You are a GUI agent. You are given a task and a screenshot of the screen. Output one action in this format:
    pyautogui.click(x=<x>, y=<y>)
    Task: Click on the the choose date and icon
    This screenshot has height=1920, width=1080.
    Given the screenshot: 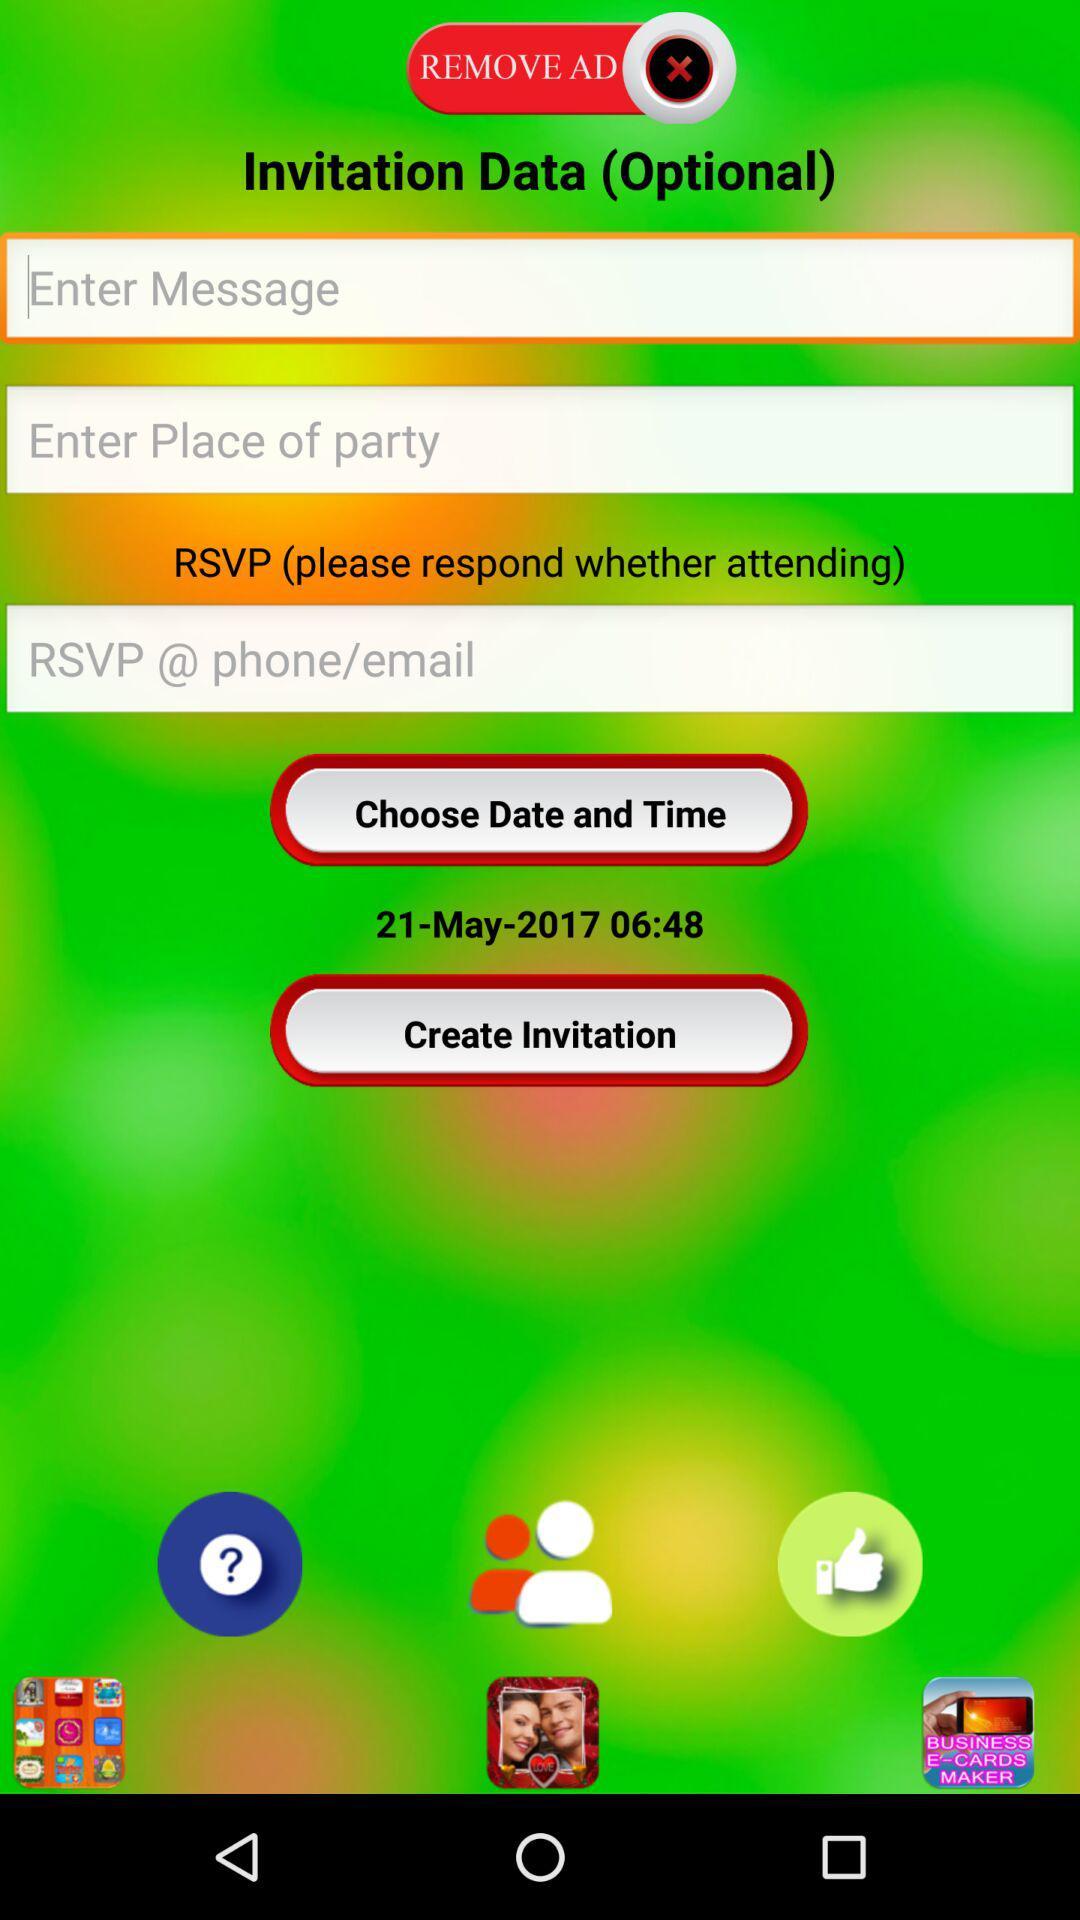 What is the action you would take?
    pyautogui.click(x=540, y=812)
    